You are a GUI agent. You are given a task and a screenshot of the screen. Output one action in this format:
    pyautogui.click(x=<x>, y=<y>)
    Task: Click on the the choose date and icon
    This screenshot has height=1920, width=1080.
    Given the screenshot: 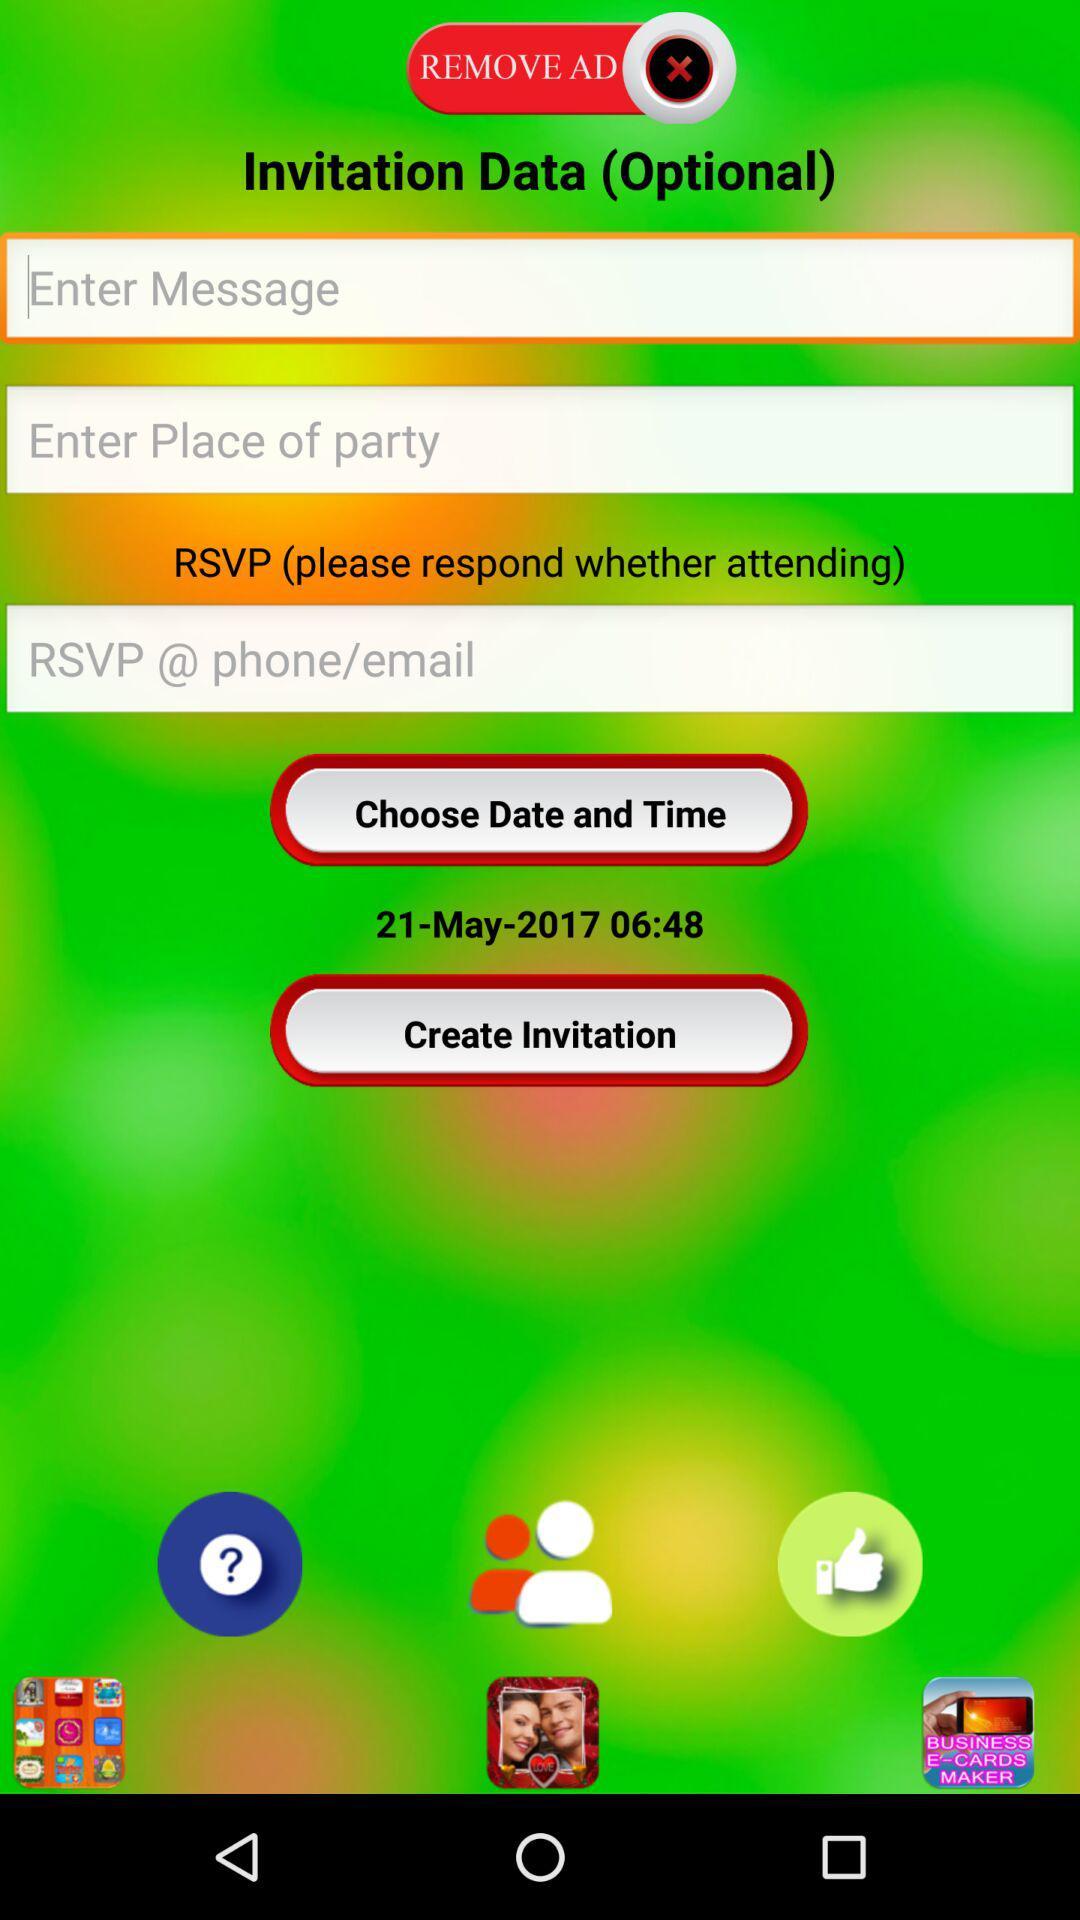 What is the action you would take?
    pyautogui.click(x=540, y=812)
    